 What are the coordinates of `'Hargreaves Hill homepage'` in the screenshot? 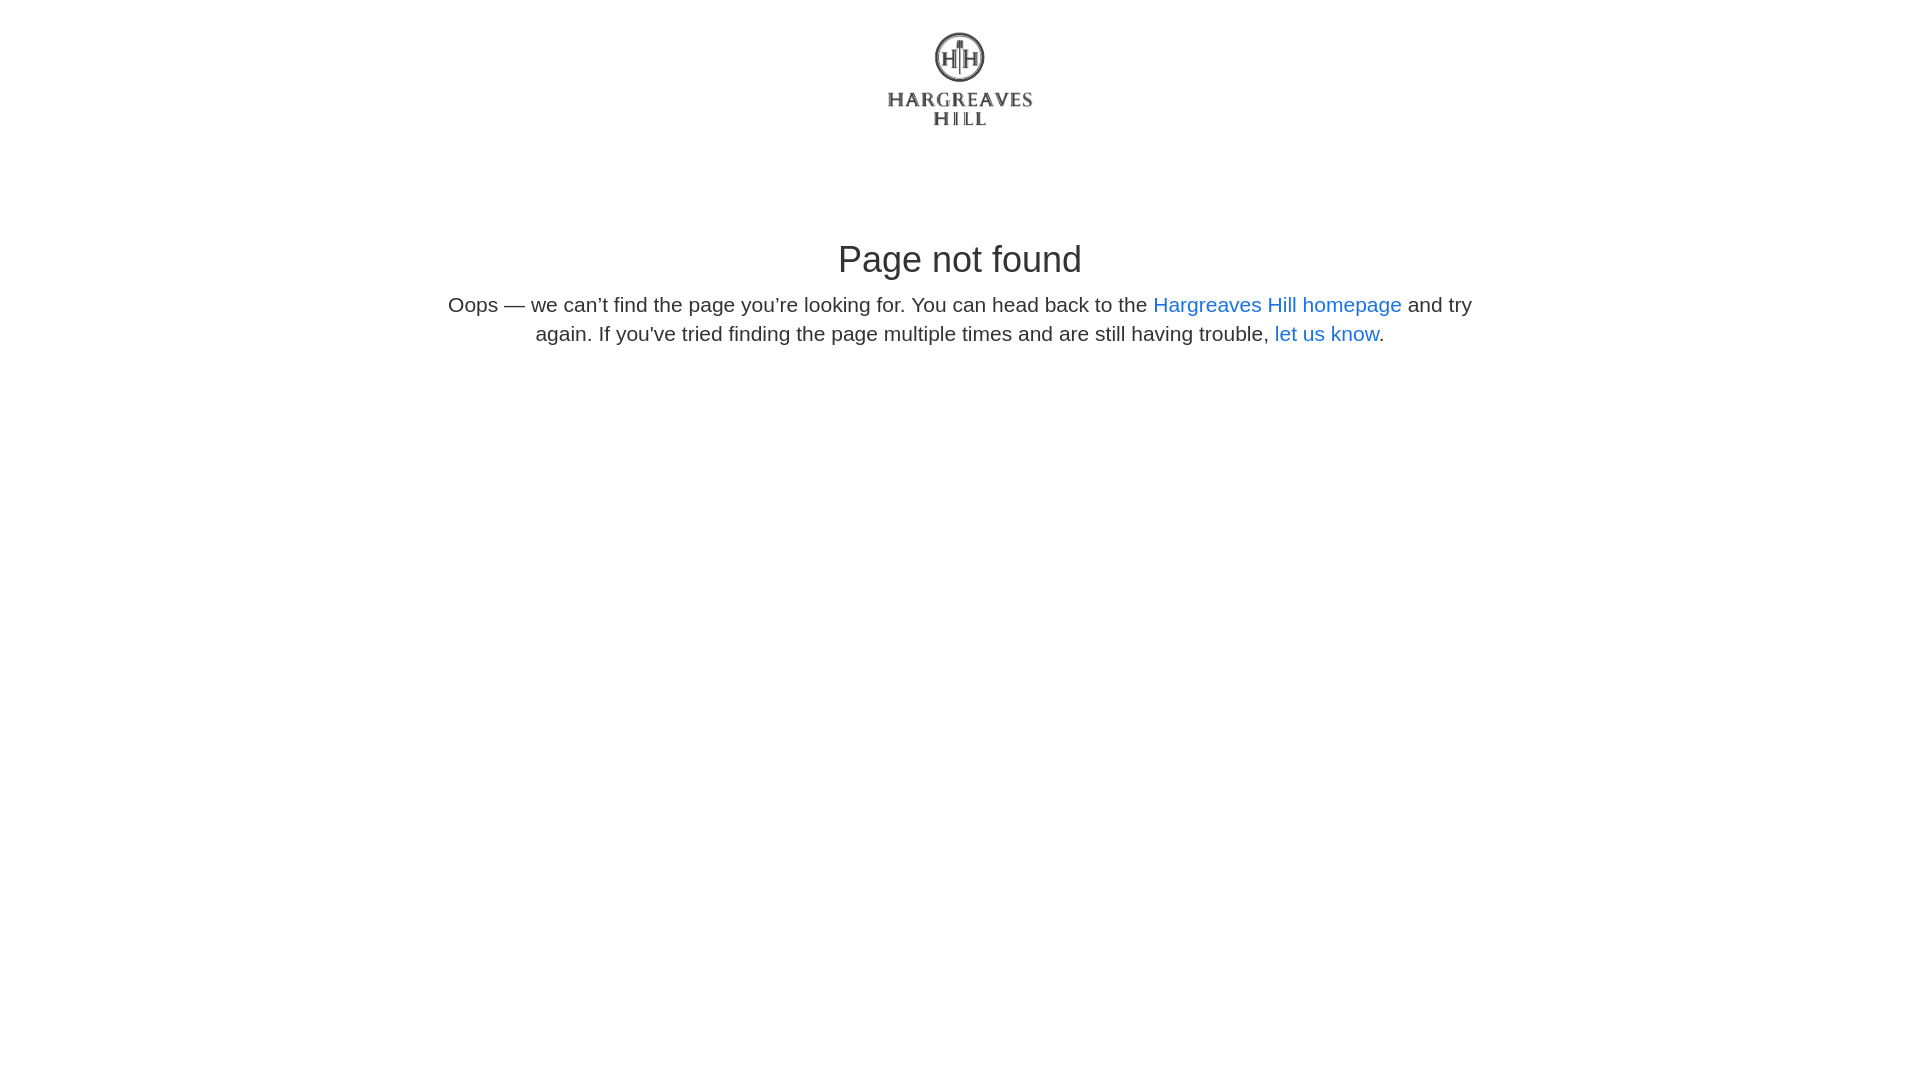 It's located at (1276, 304).